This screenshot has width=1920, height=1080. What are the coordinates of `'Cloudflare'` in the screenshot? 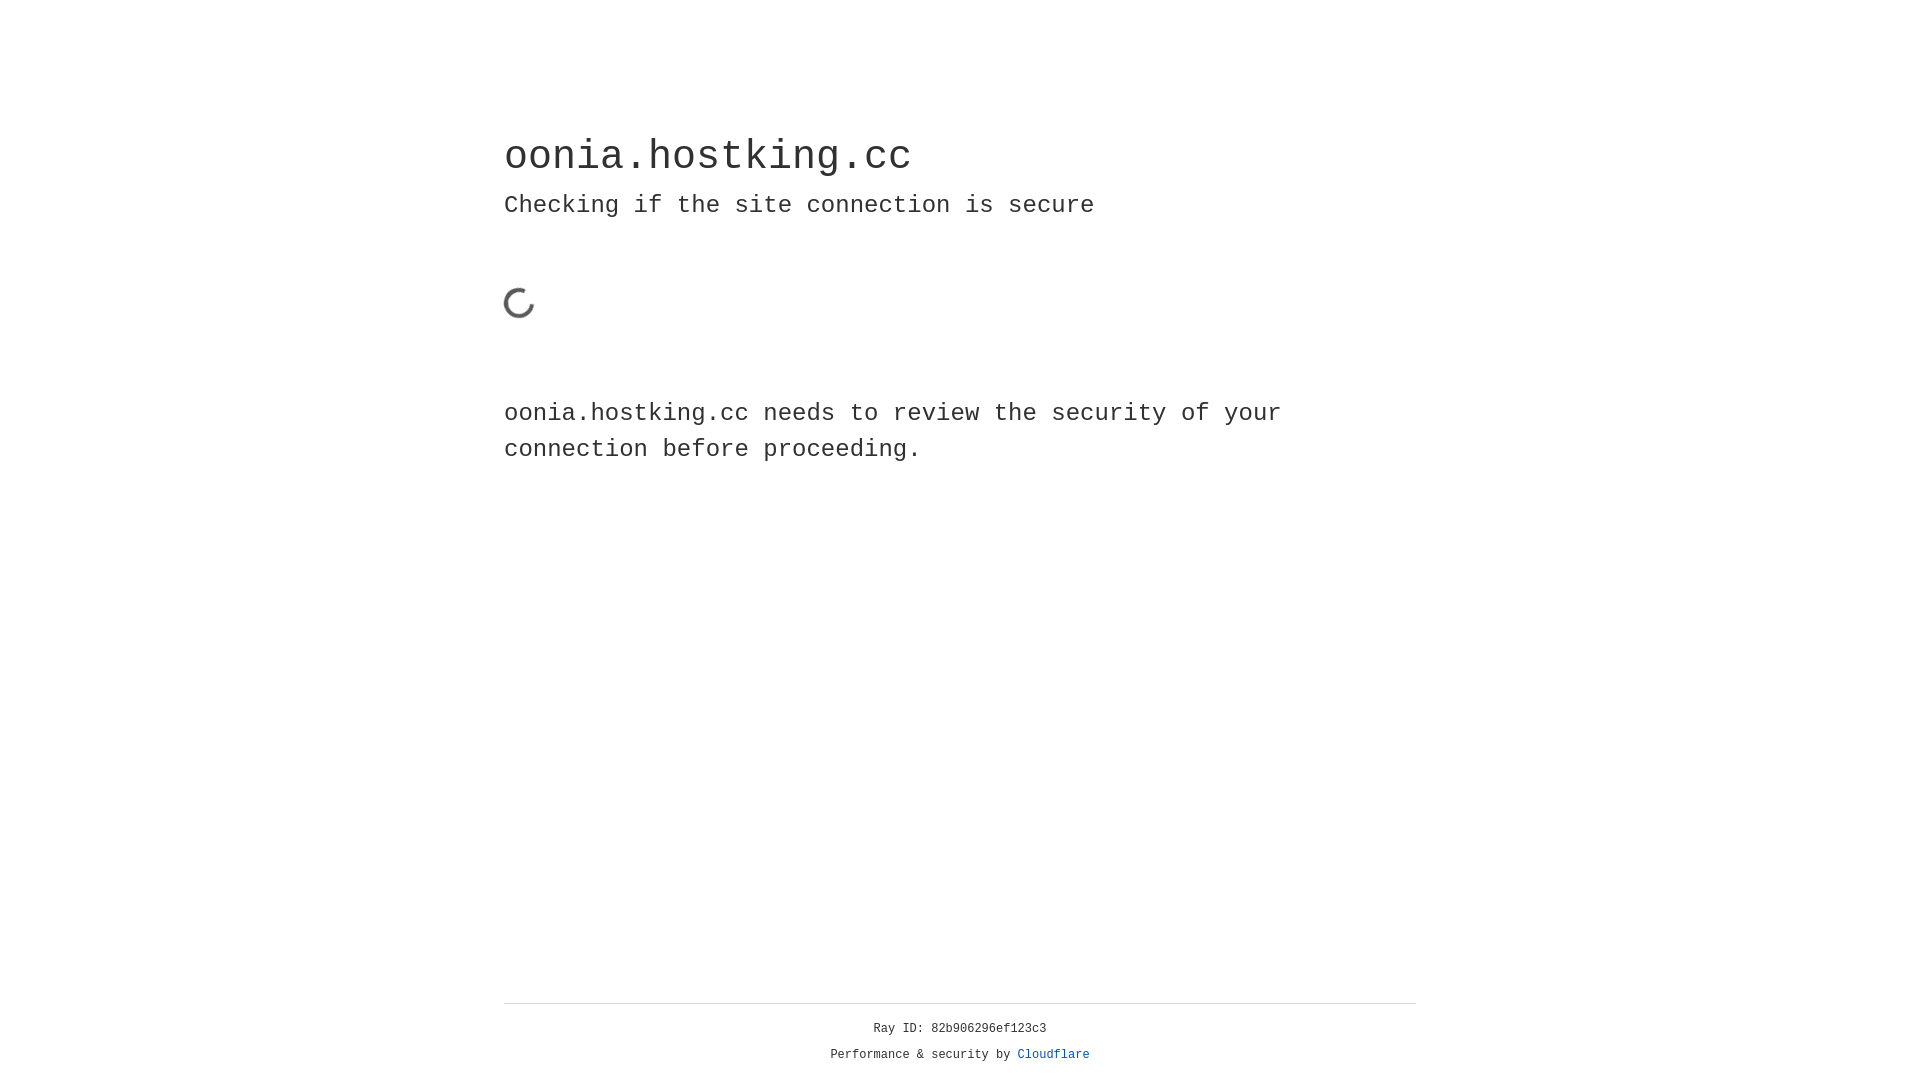 It's located at (1053, 1054).